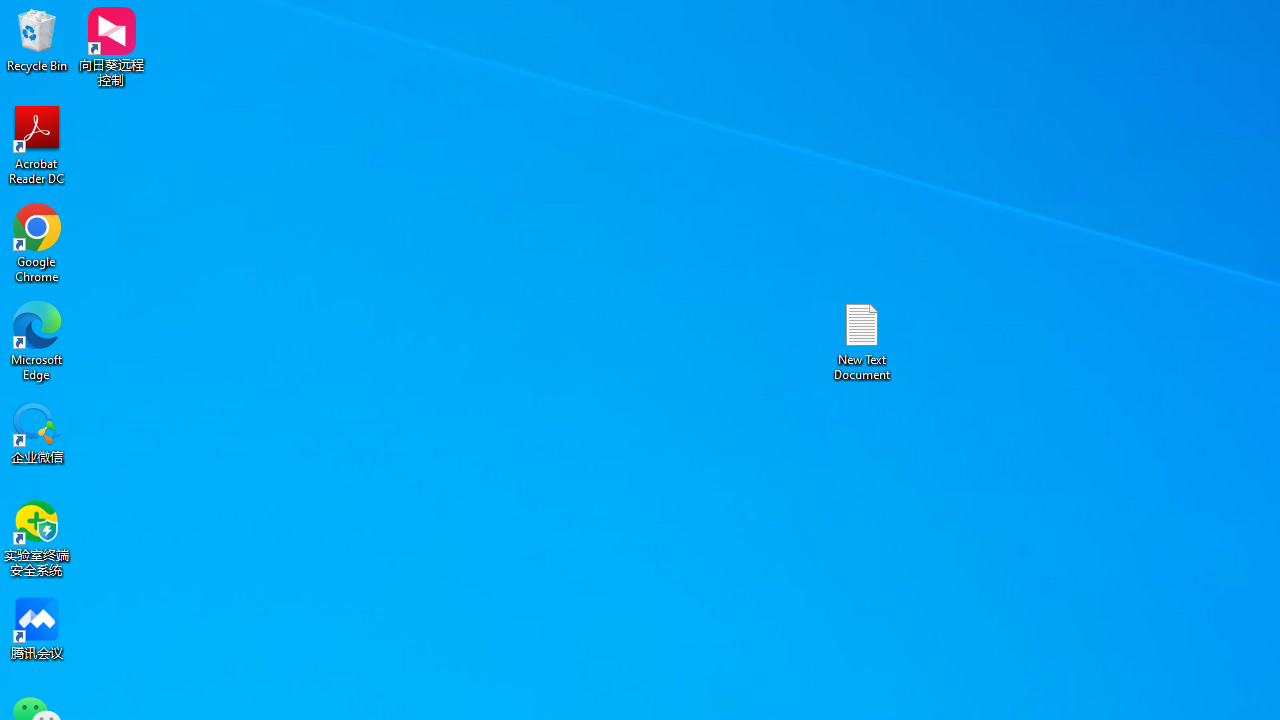  I want to click on 'Acrobat Reader DC', so click(37, 144).